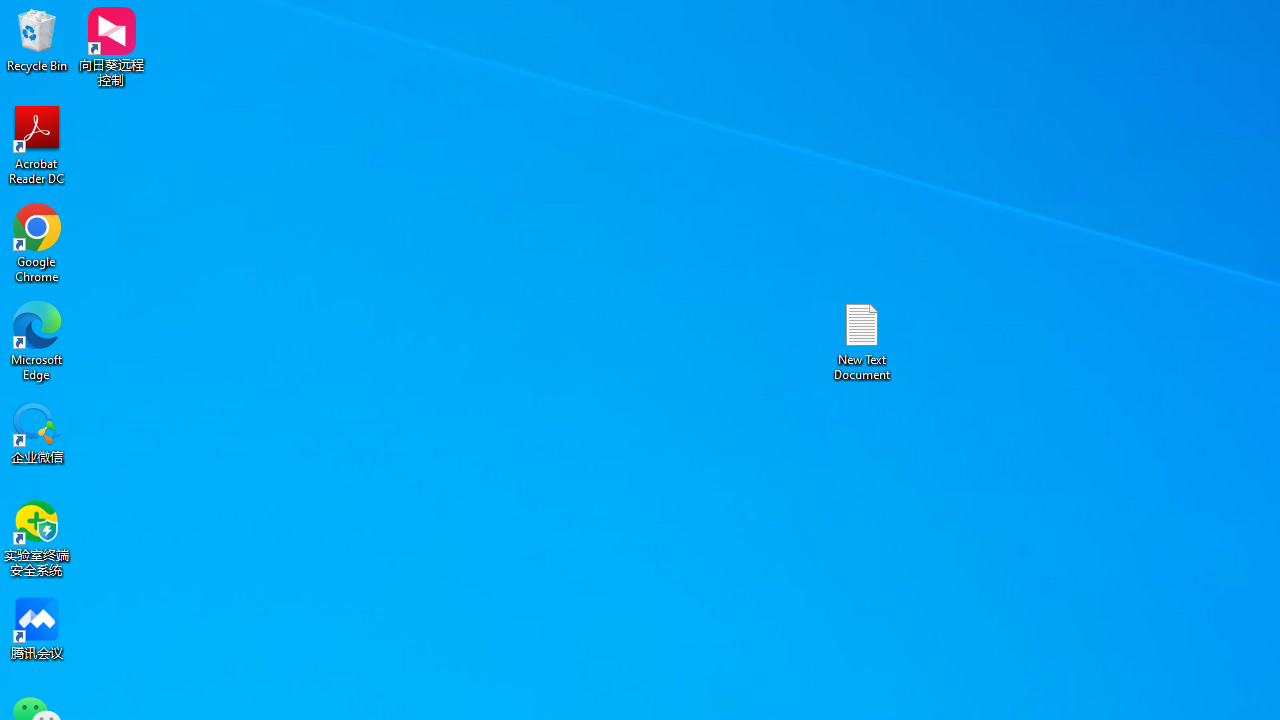  I want to click on 'Acrobat Reader DC', so click(37, 144).